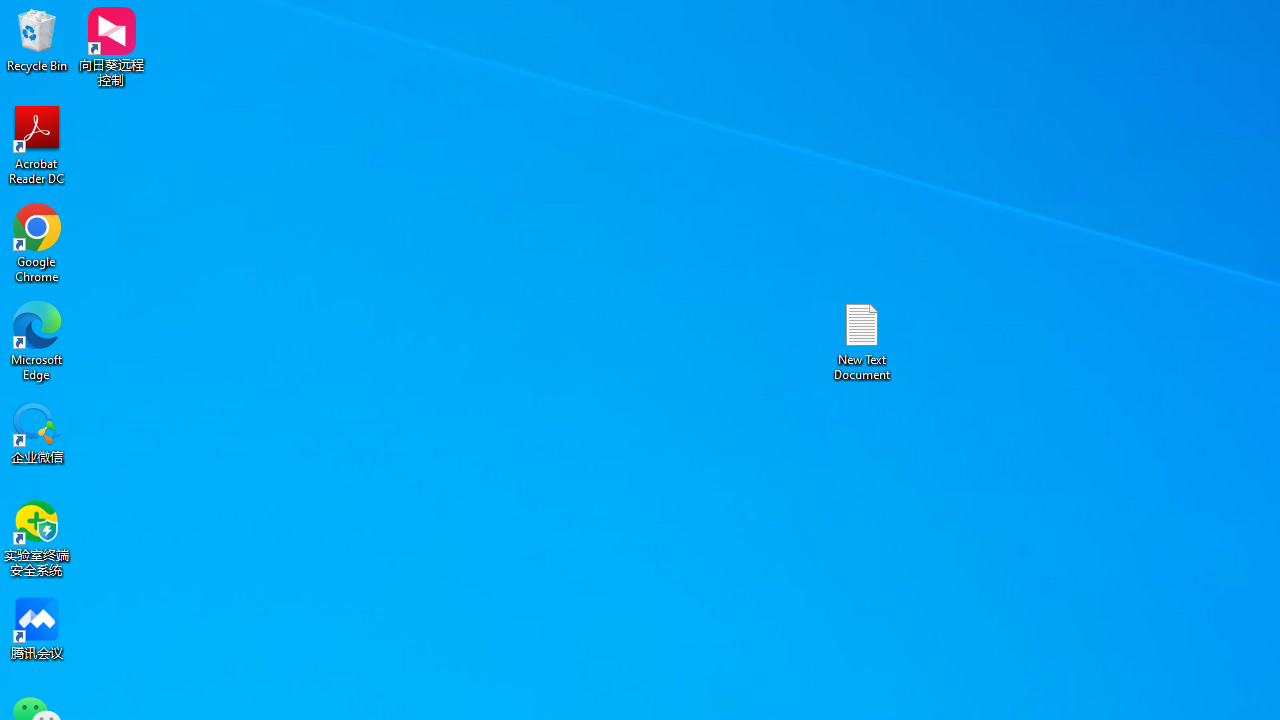  I want to click on 'Acrobat Reader DC', so click(37, 144).